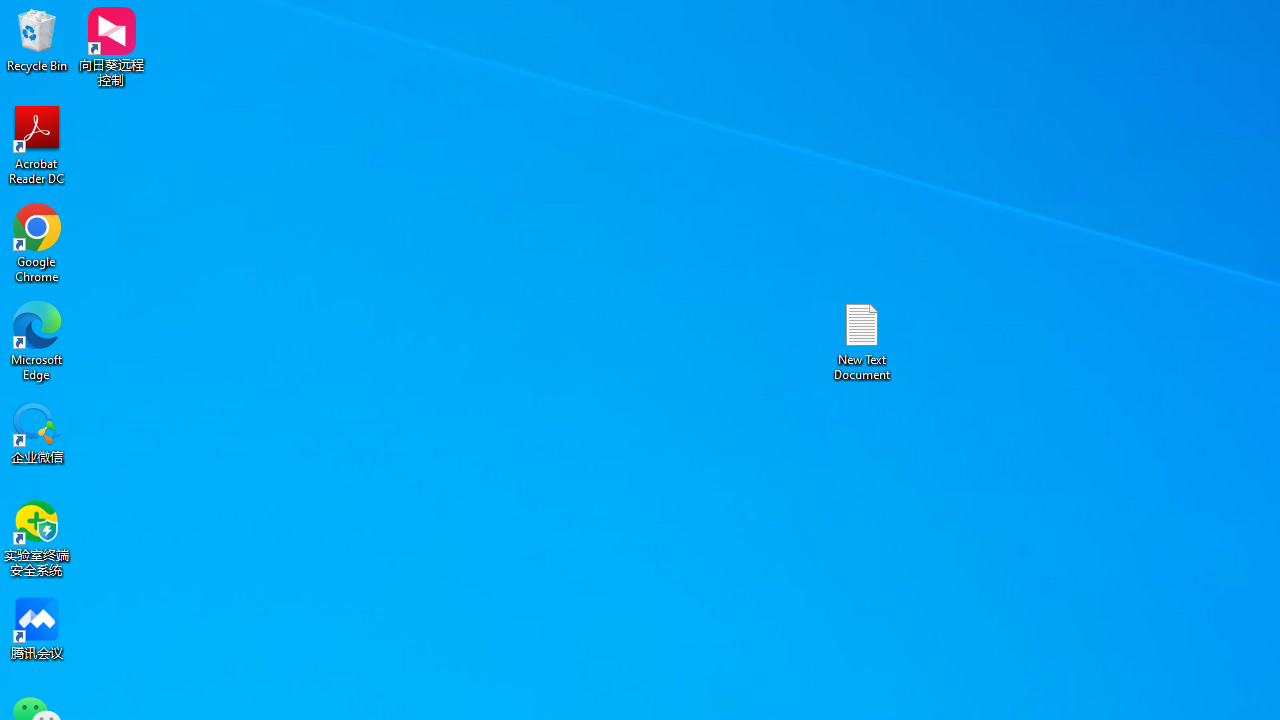  I want to click on 'Acrobat Reader DC', so click(37, 144).